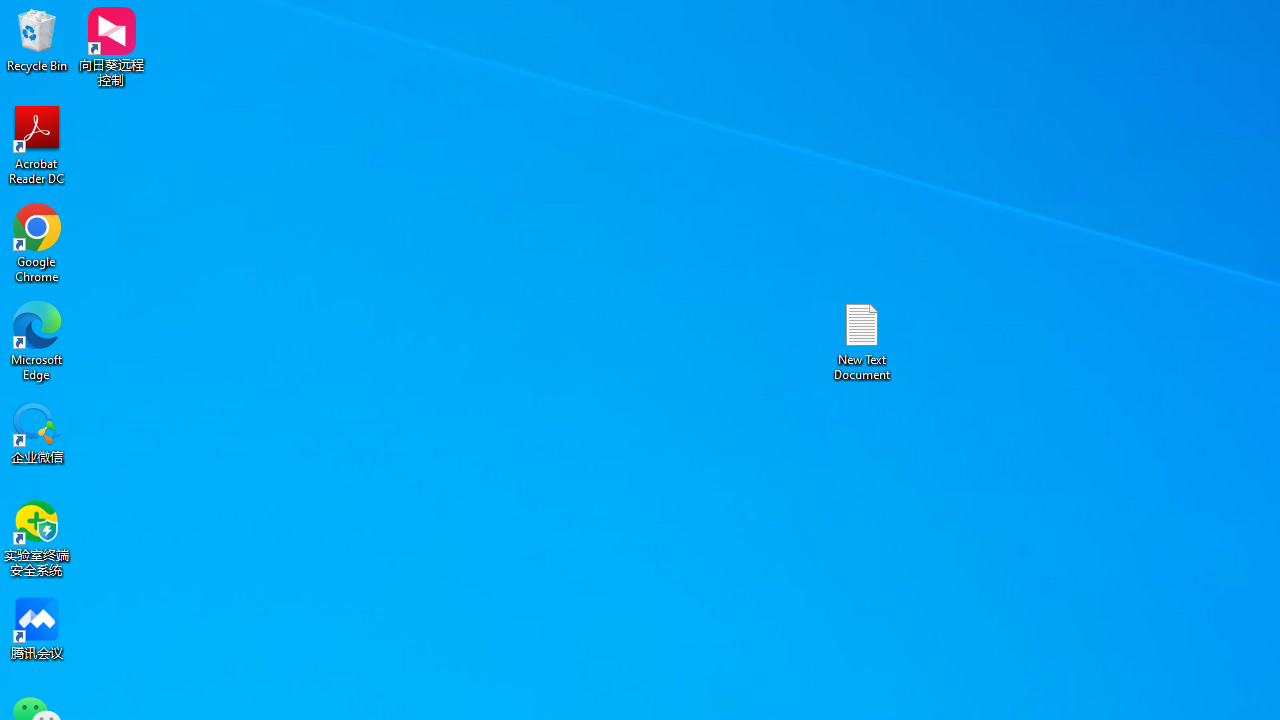  I want to click on 'Acrobat Reader DC', so click(37, 144).